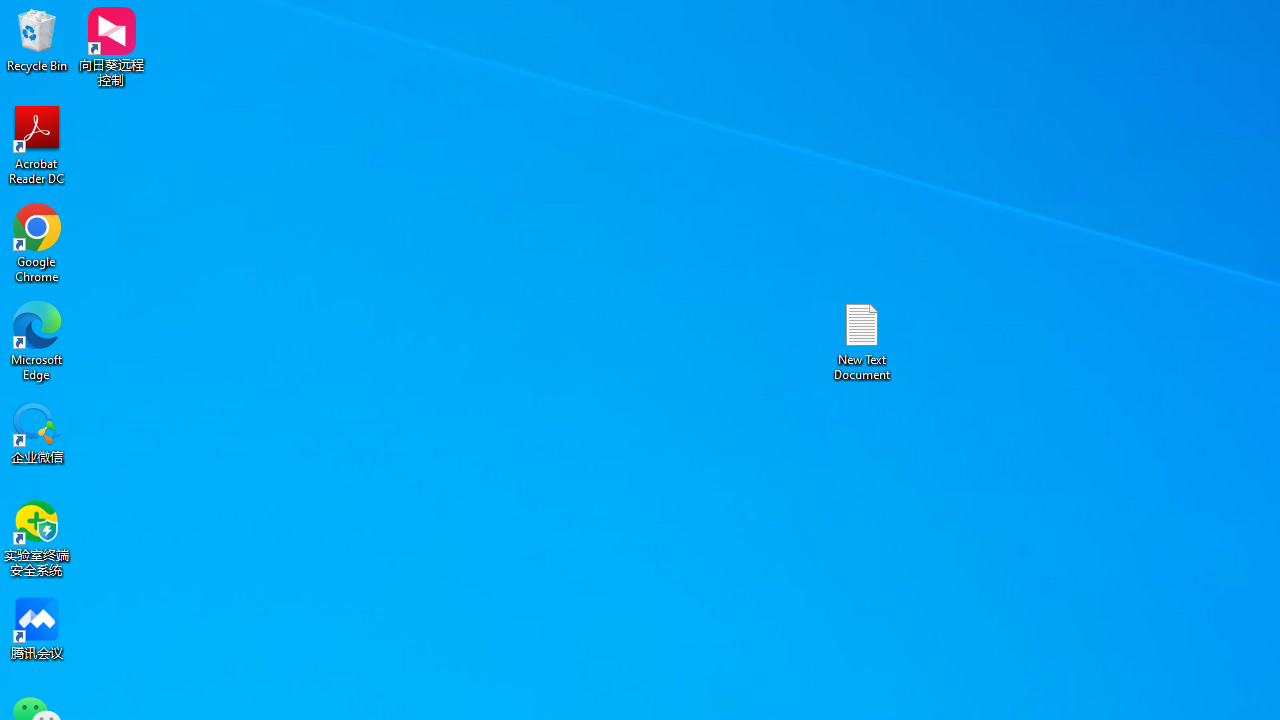  I want to click on 'Acrobat Reader DC', so click(37, 144).